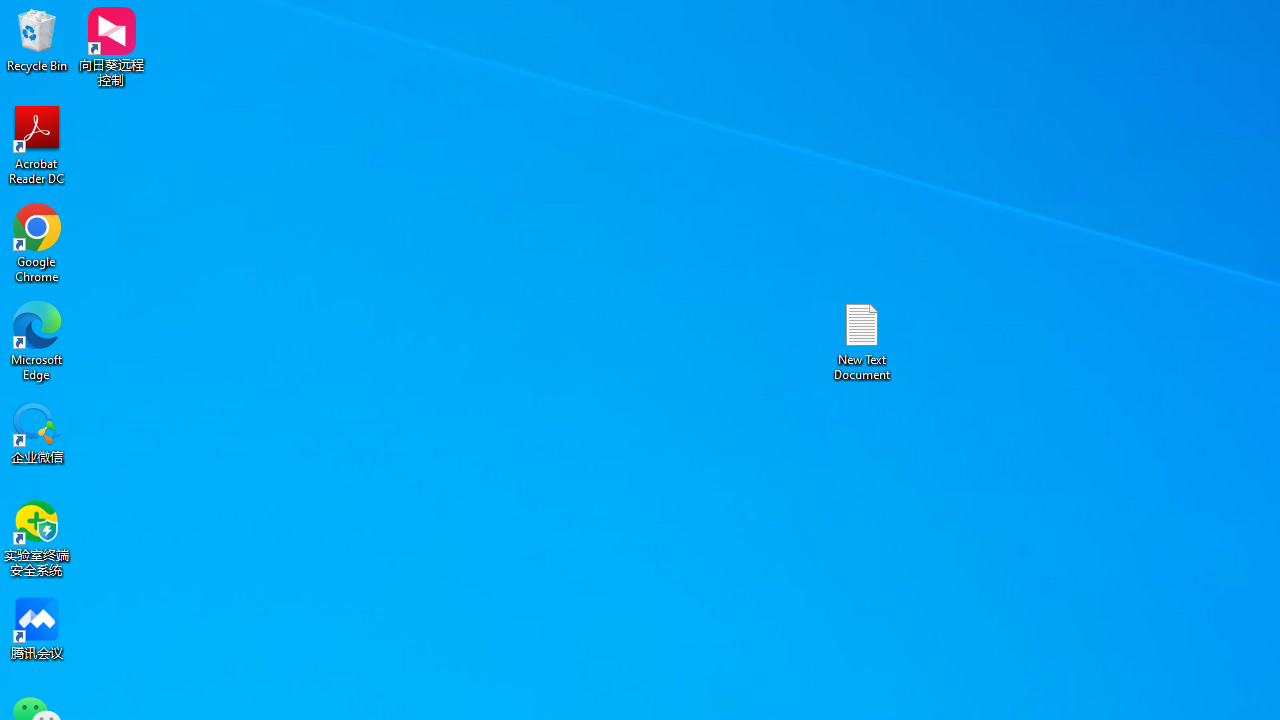  I want to click on 'Acrobat Reader DC', so click(37, 144).